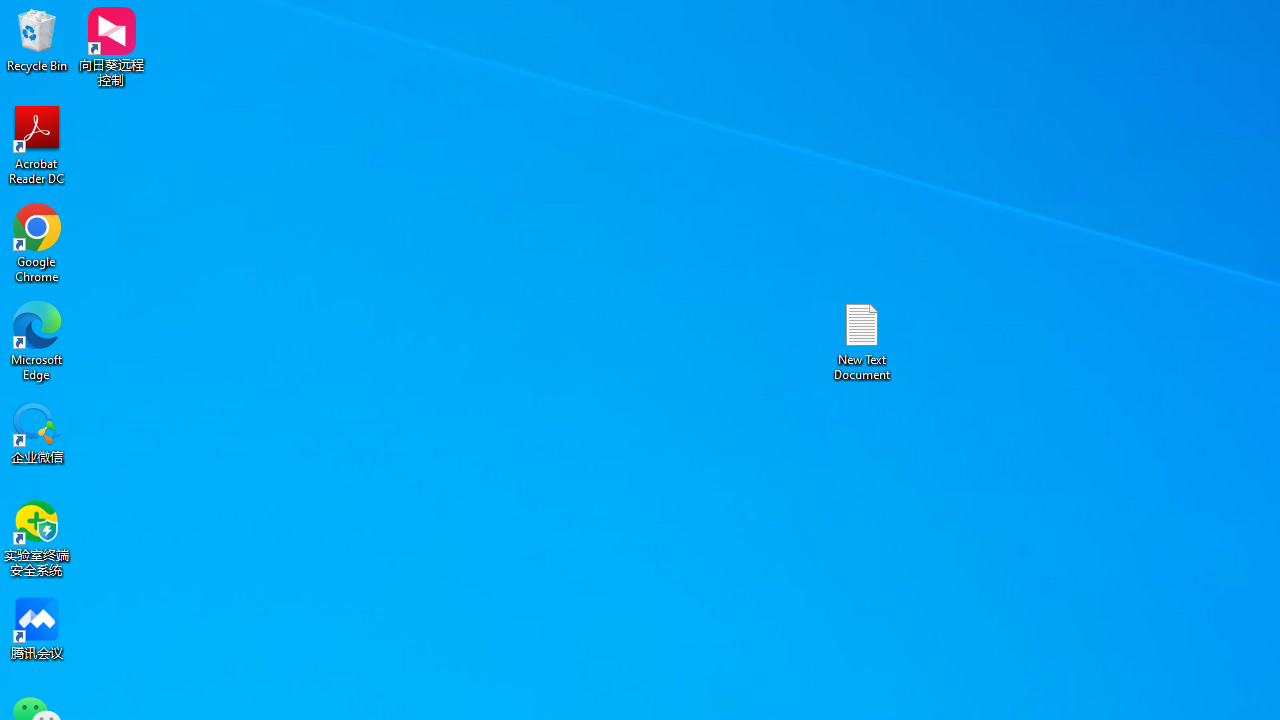  I want to click on 'Acrobat Reader DC', so click(37, 144).